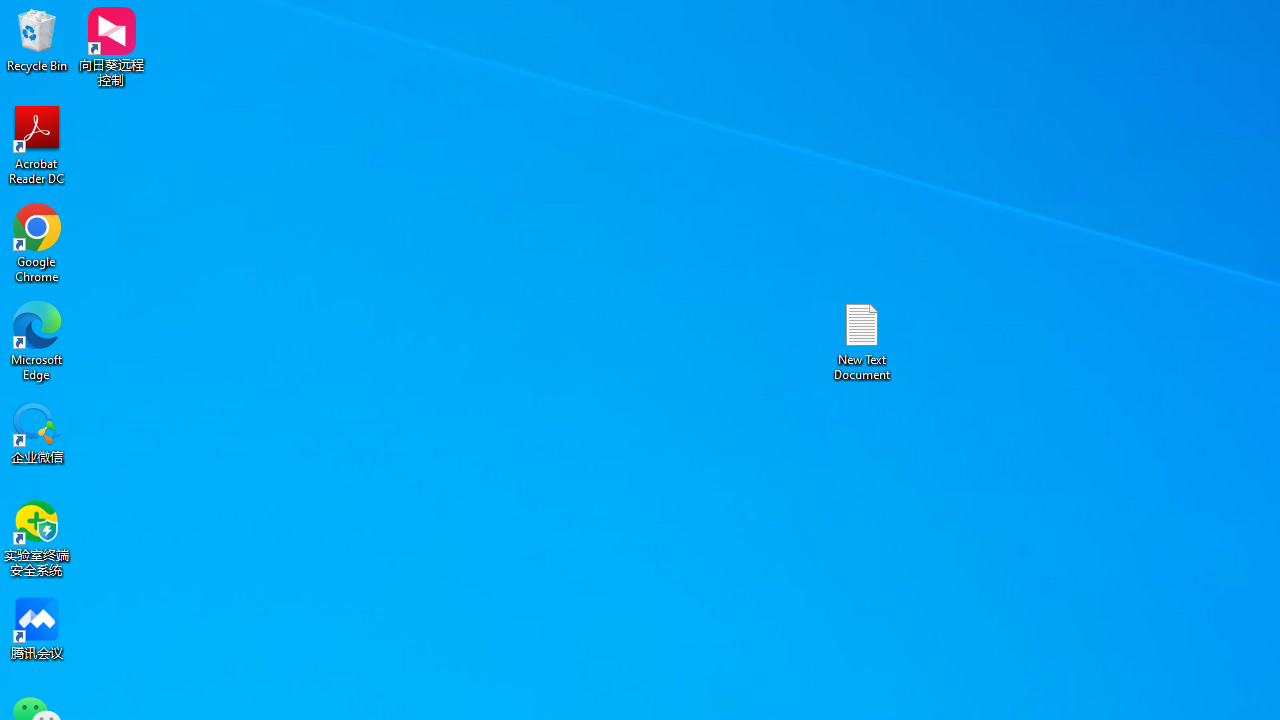  I want to click on 'Acrobat Reader DC', so click(37, 144).